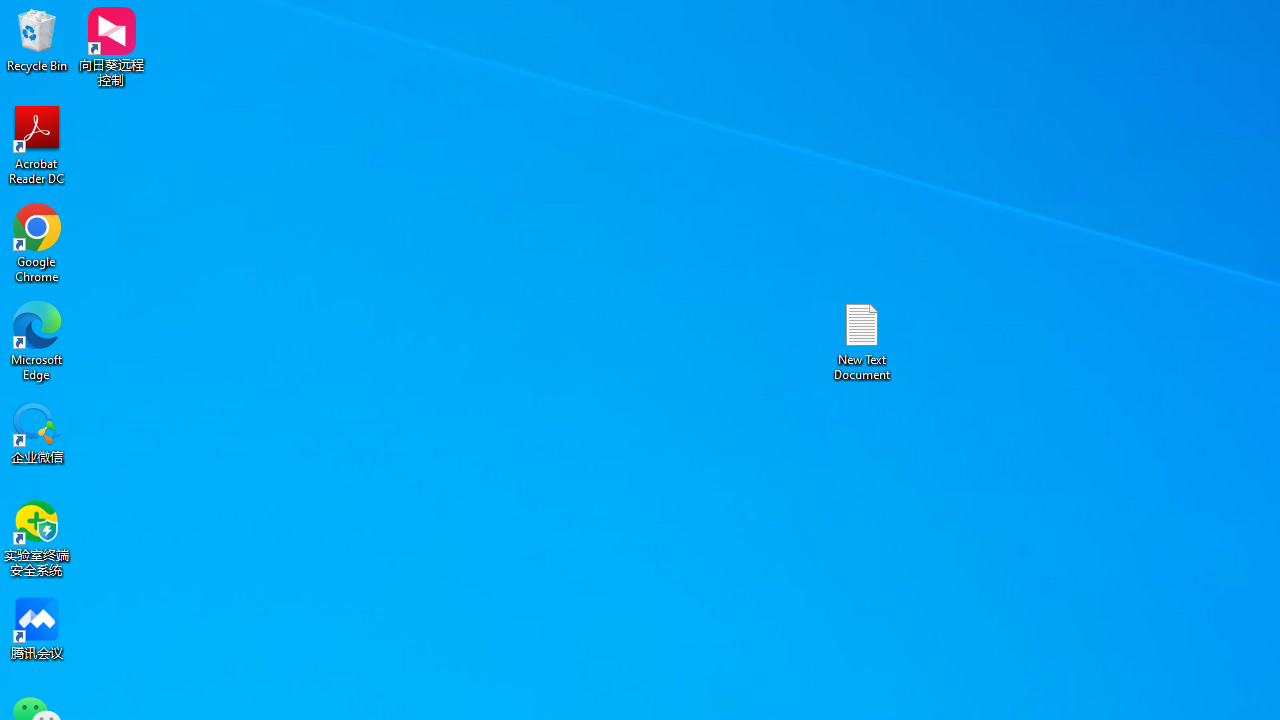  I want to click on 'Acrobat Reader DC', so click(37, 144).